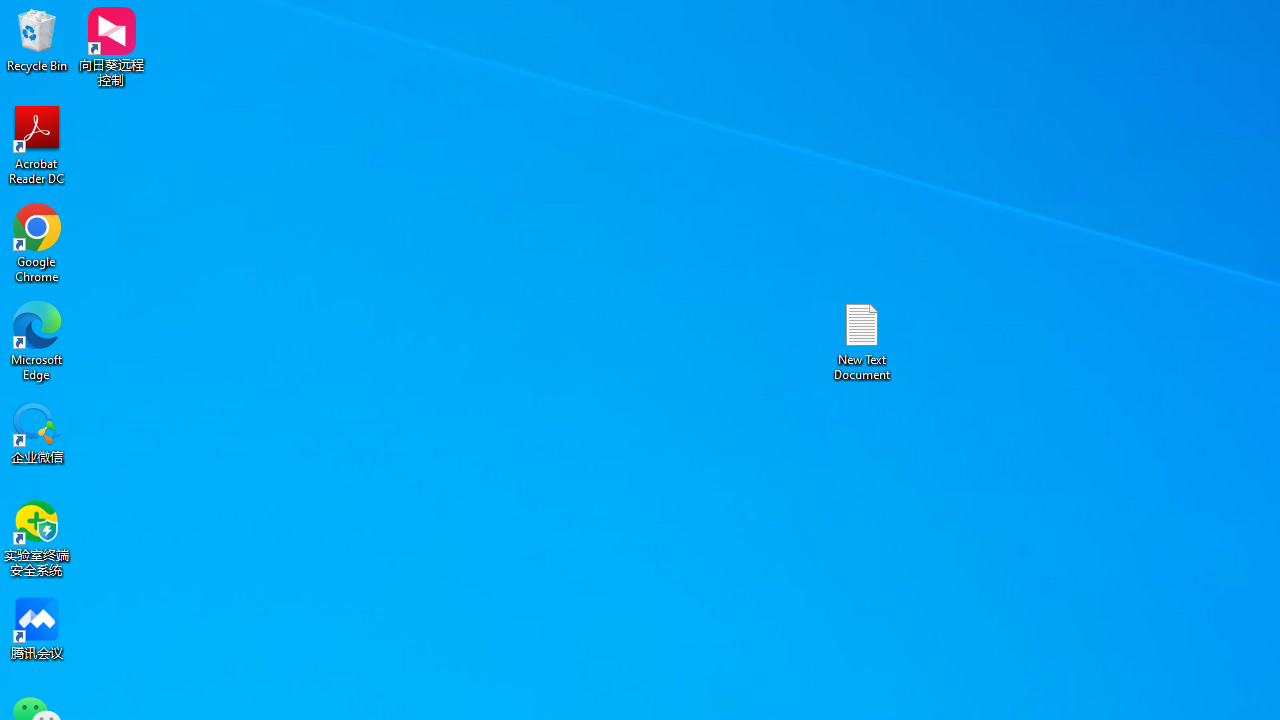  I want to click on 'Acrobat Reader DC', so click(37, 144).